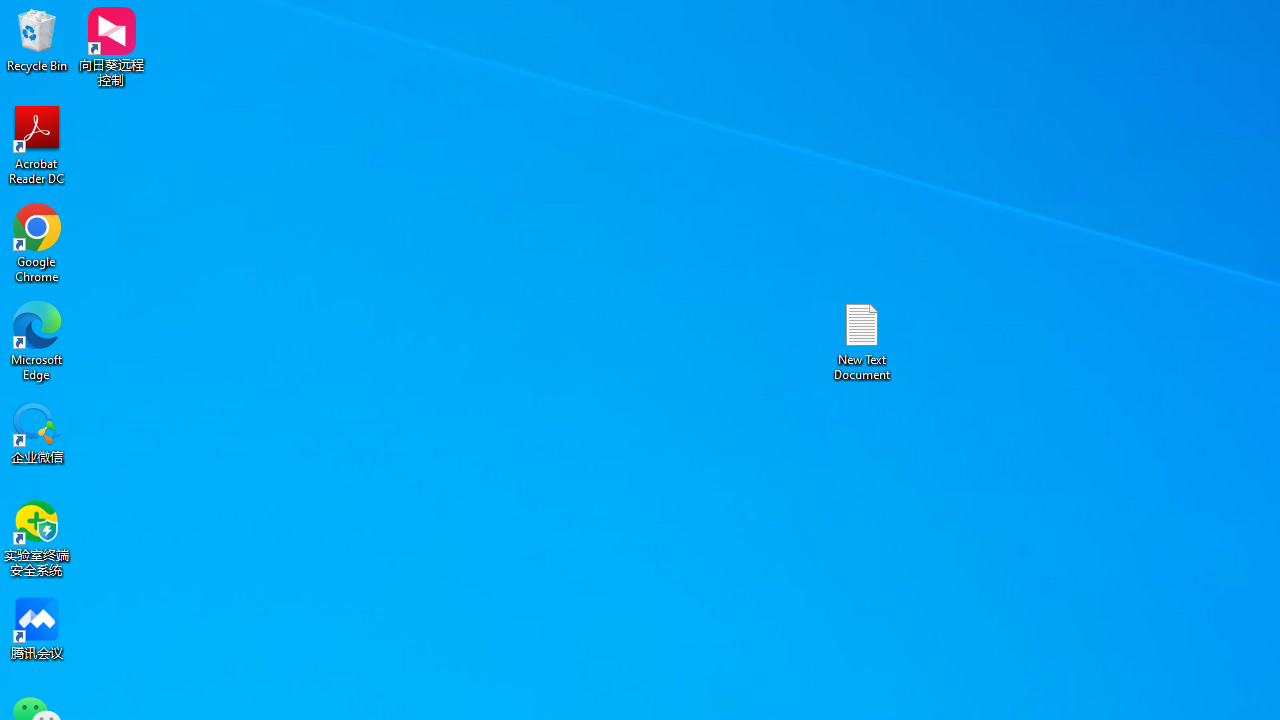  I want to click on 'Acrobat Reader DC', so click(37, 144).